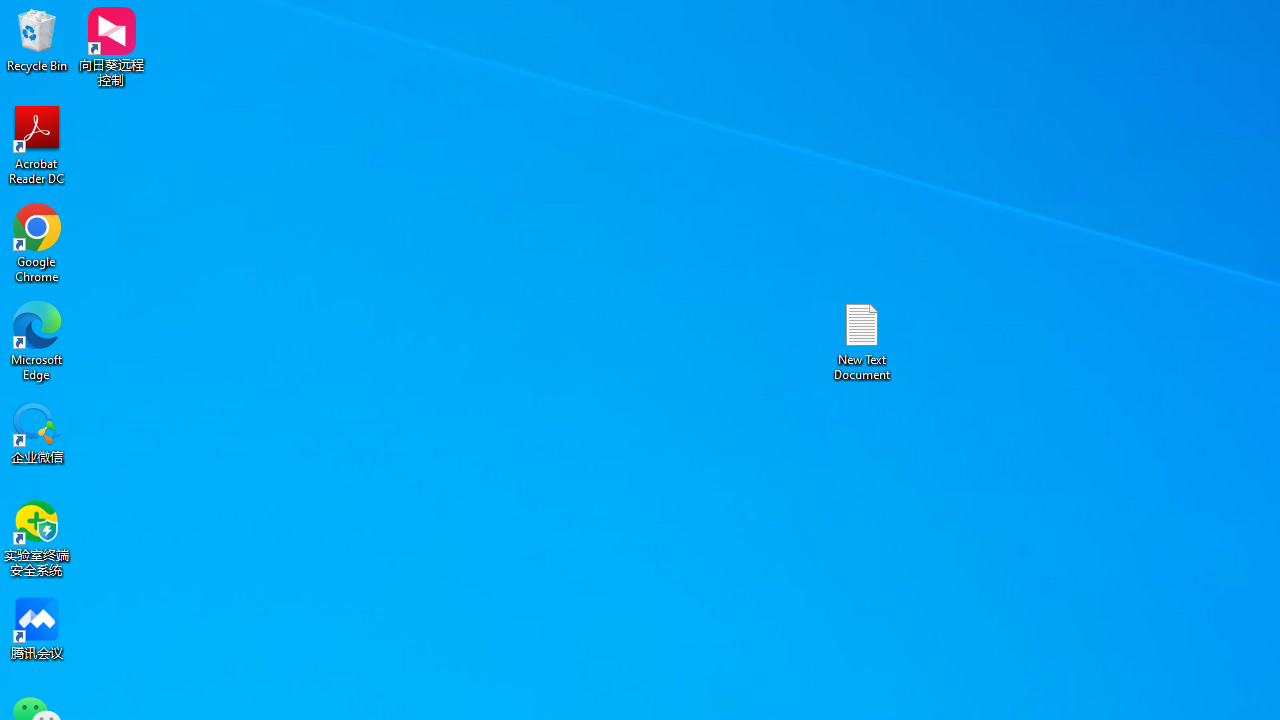  I want to click on 'Acrobat Reader DC', so click(37, 144).